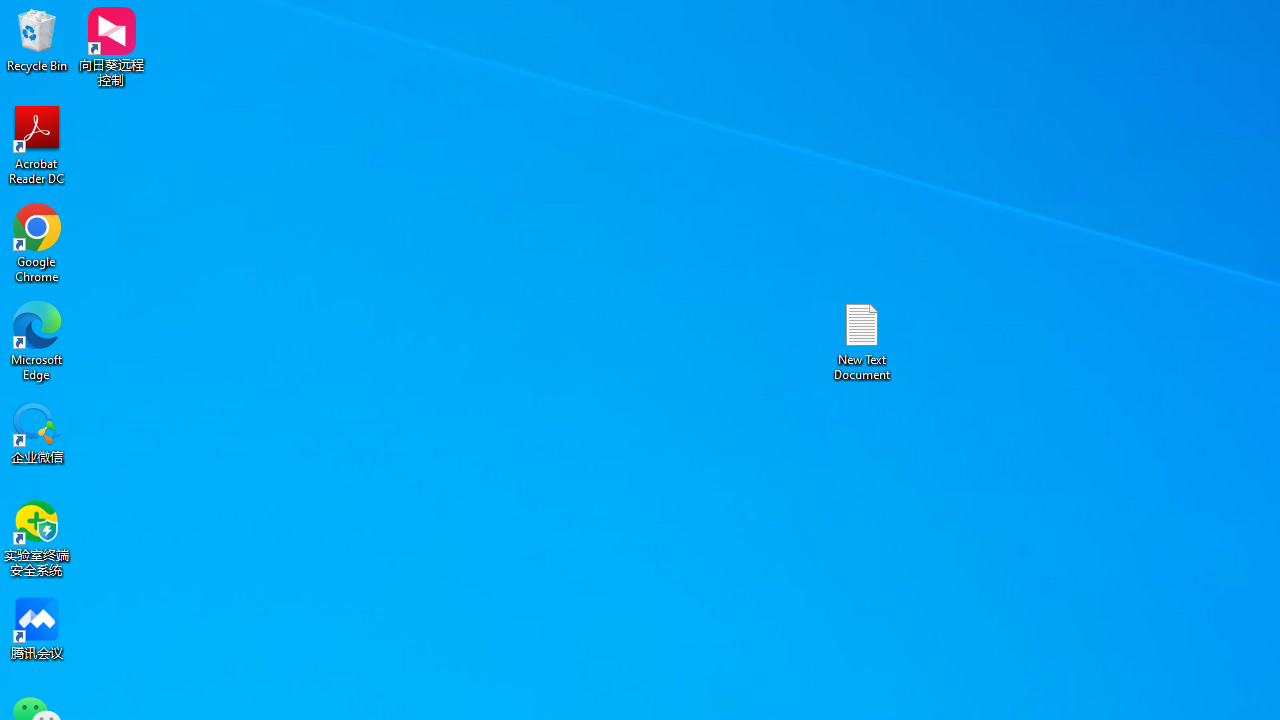  I want to click on 'Acrobat Reader DC', so click(37, 144).